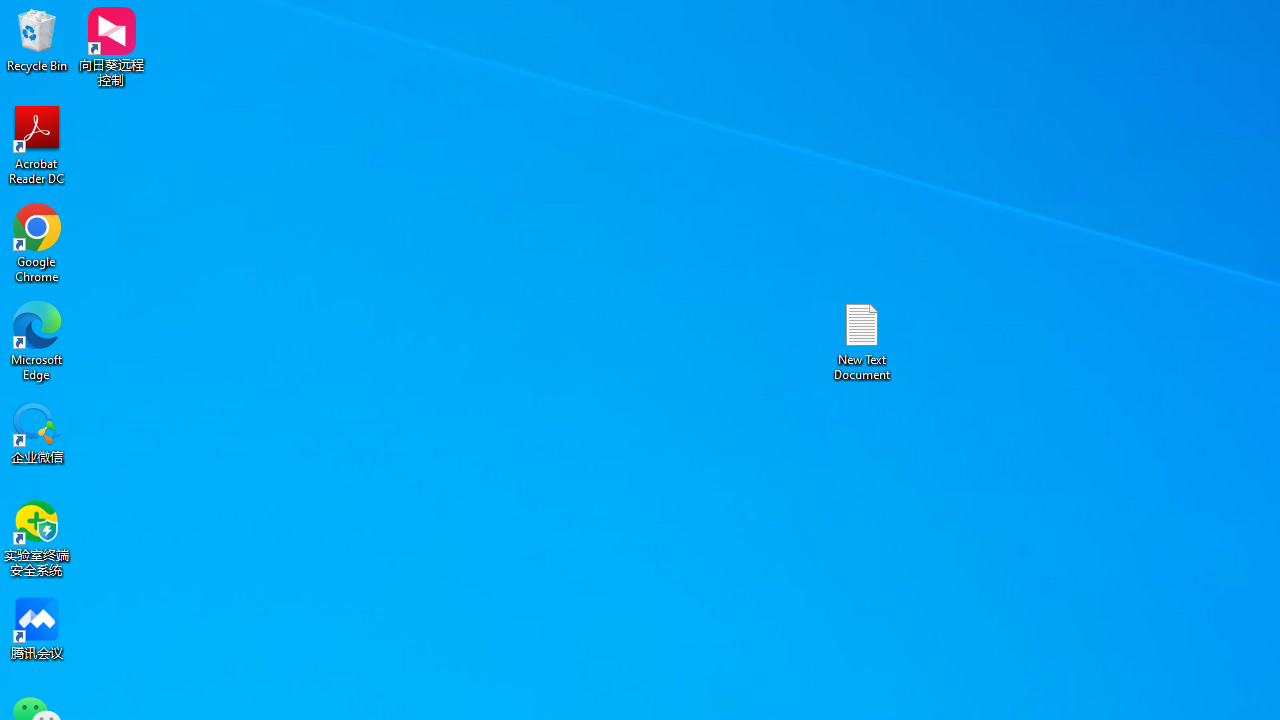  I want to click on 'Acrobat Reader DC', so click(37, 144).